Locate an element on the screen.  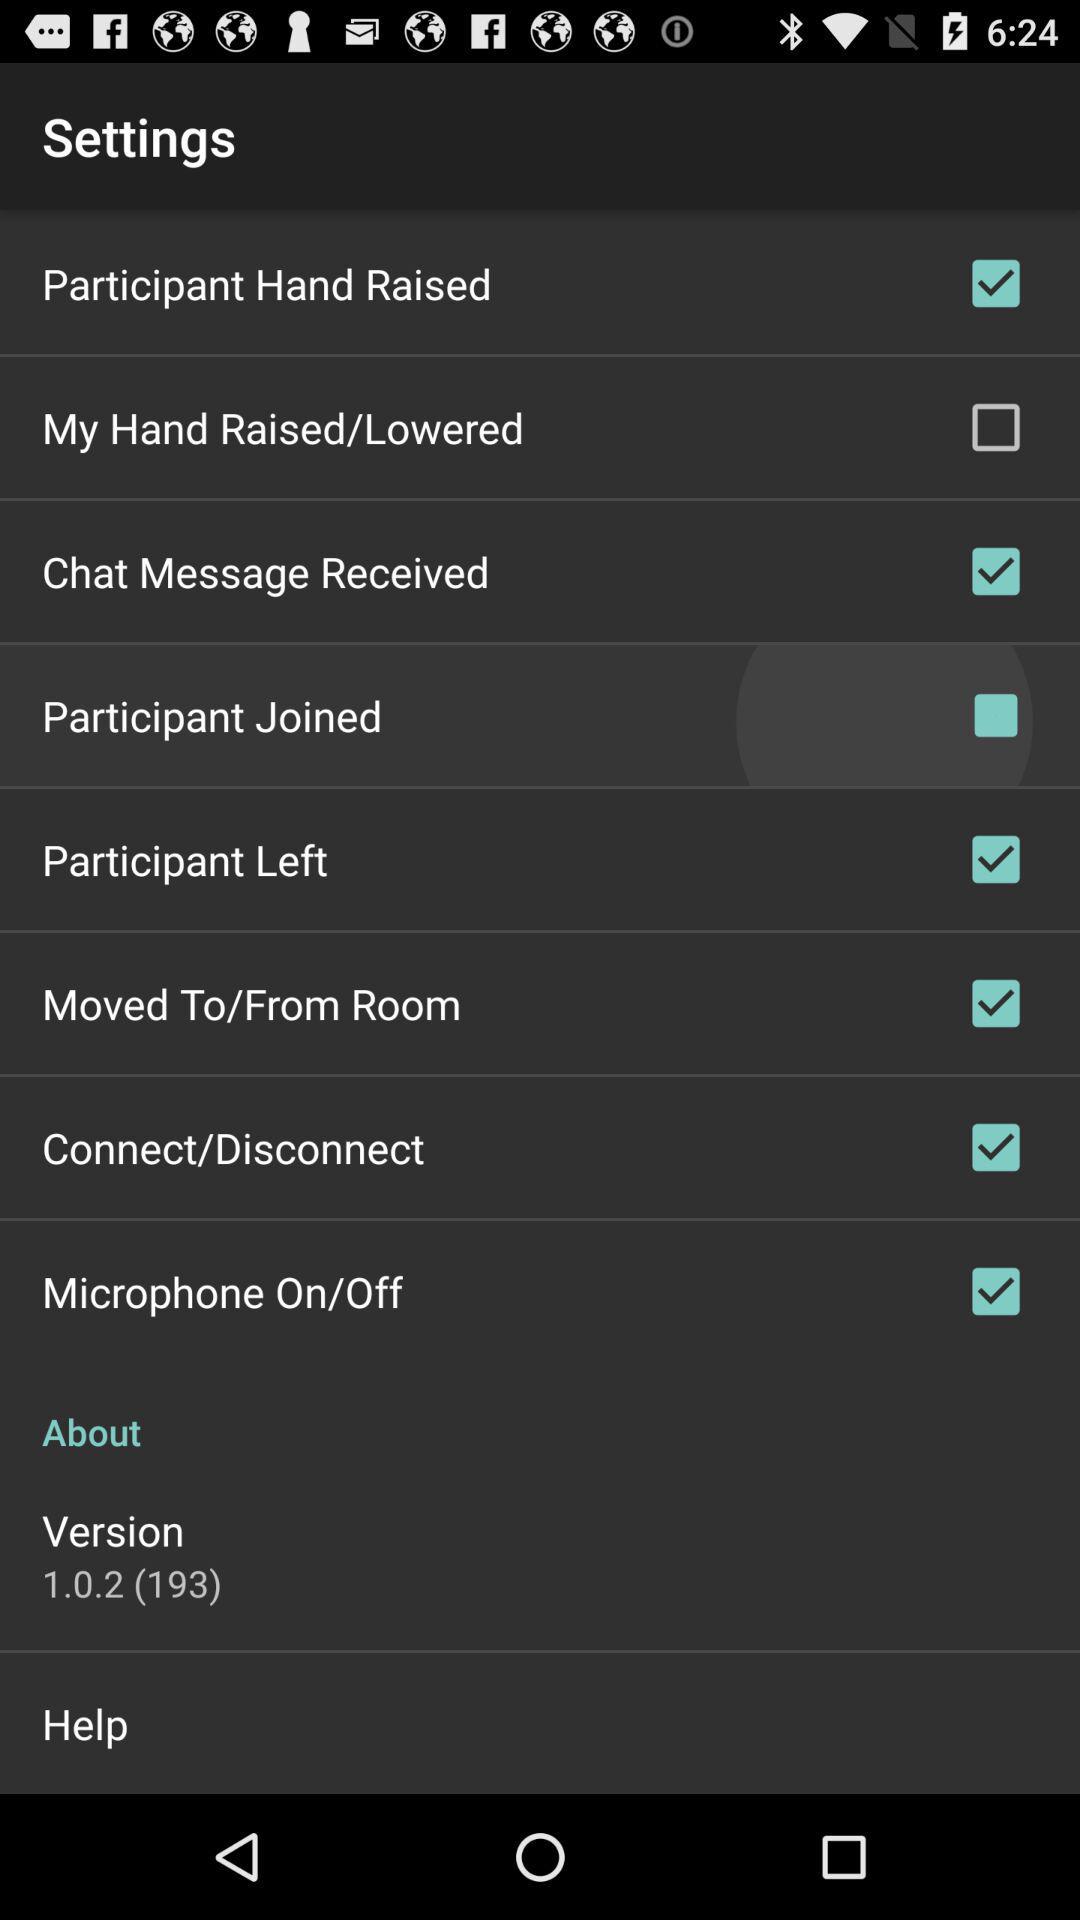
microphone onoff which is above about is located at coordinates (995, 1291).